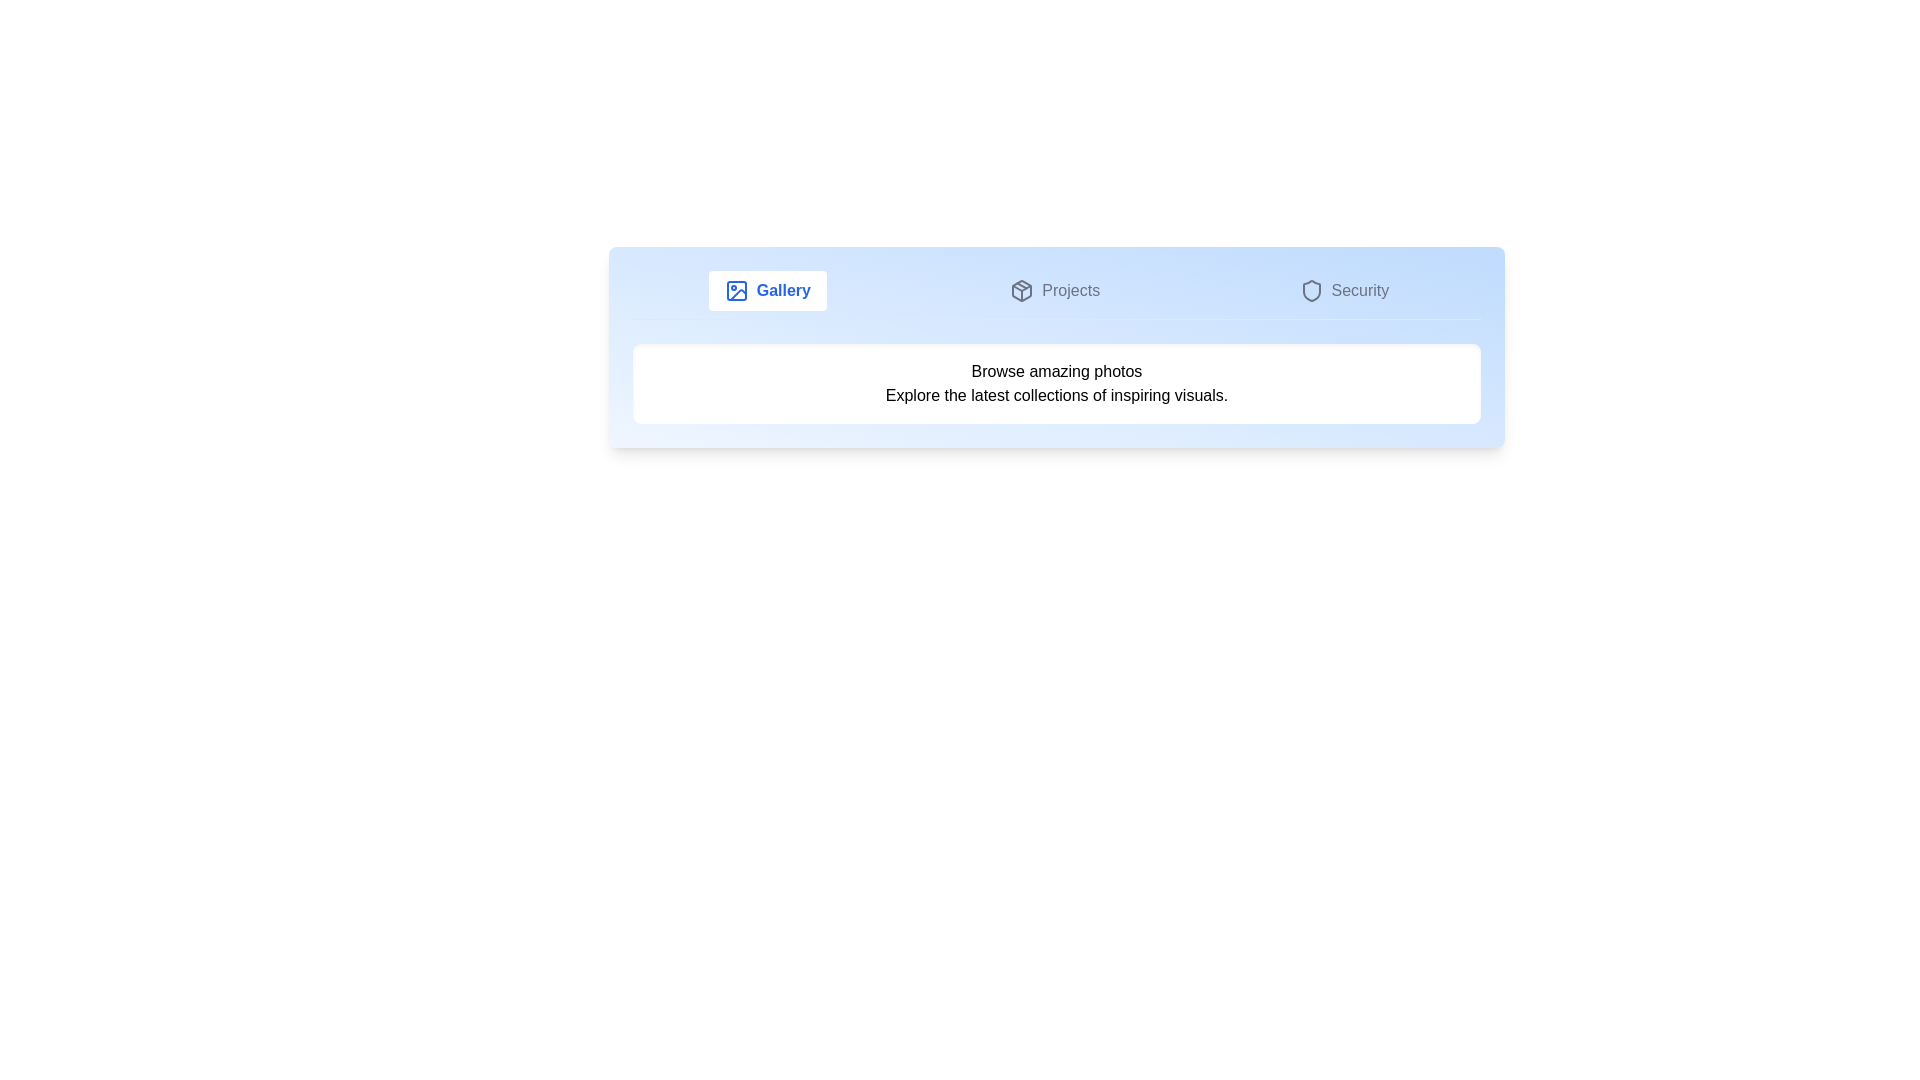 The height and width of the screenshot is (1080, 1920). What do you see at coordinates (1022, 290) in the screenshot?
I see `the icon associated with the Projects tab` at bounding box center [1022, 290].